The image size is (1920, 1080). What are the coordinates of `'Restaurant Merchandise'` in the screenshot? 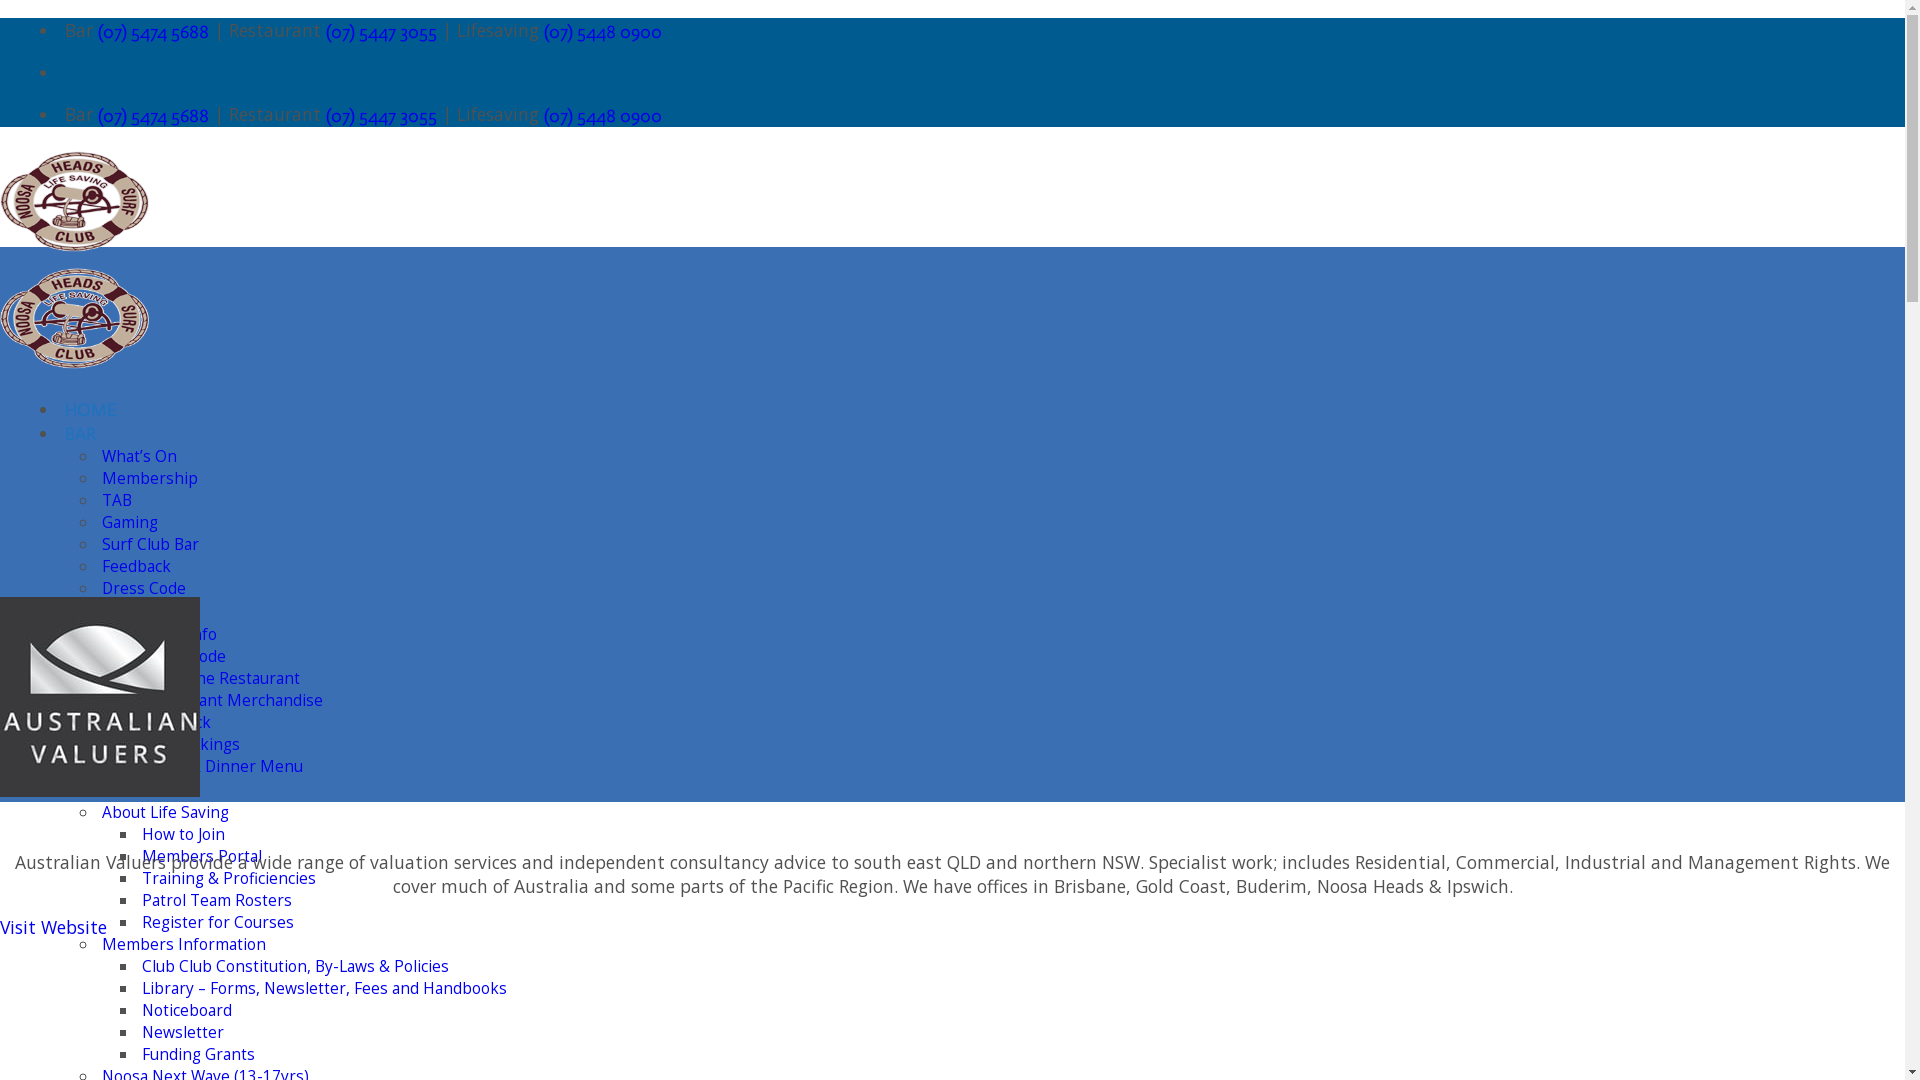 It's located at (232, 698).